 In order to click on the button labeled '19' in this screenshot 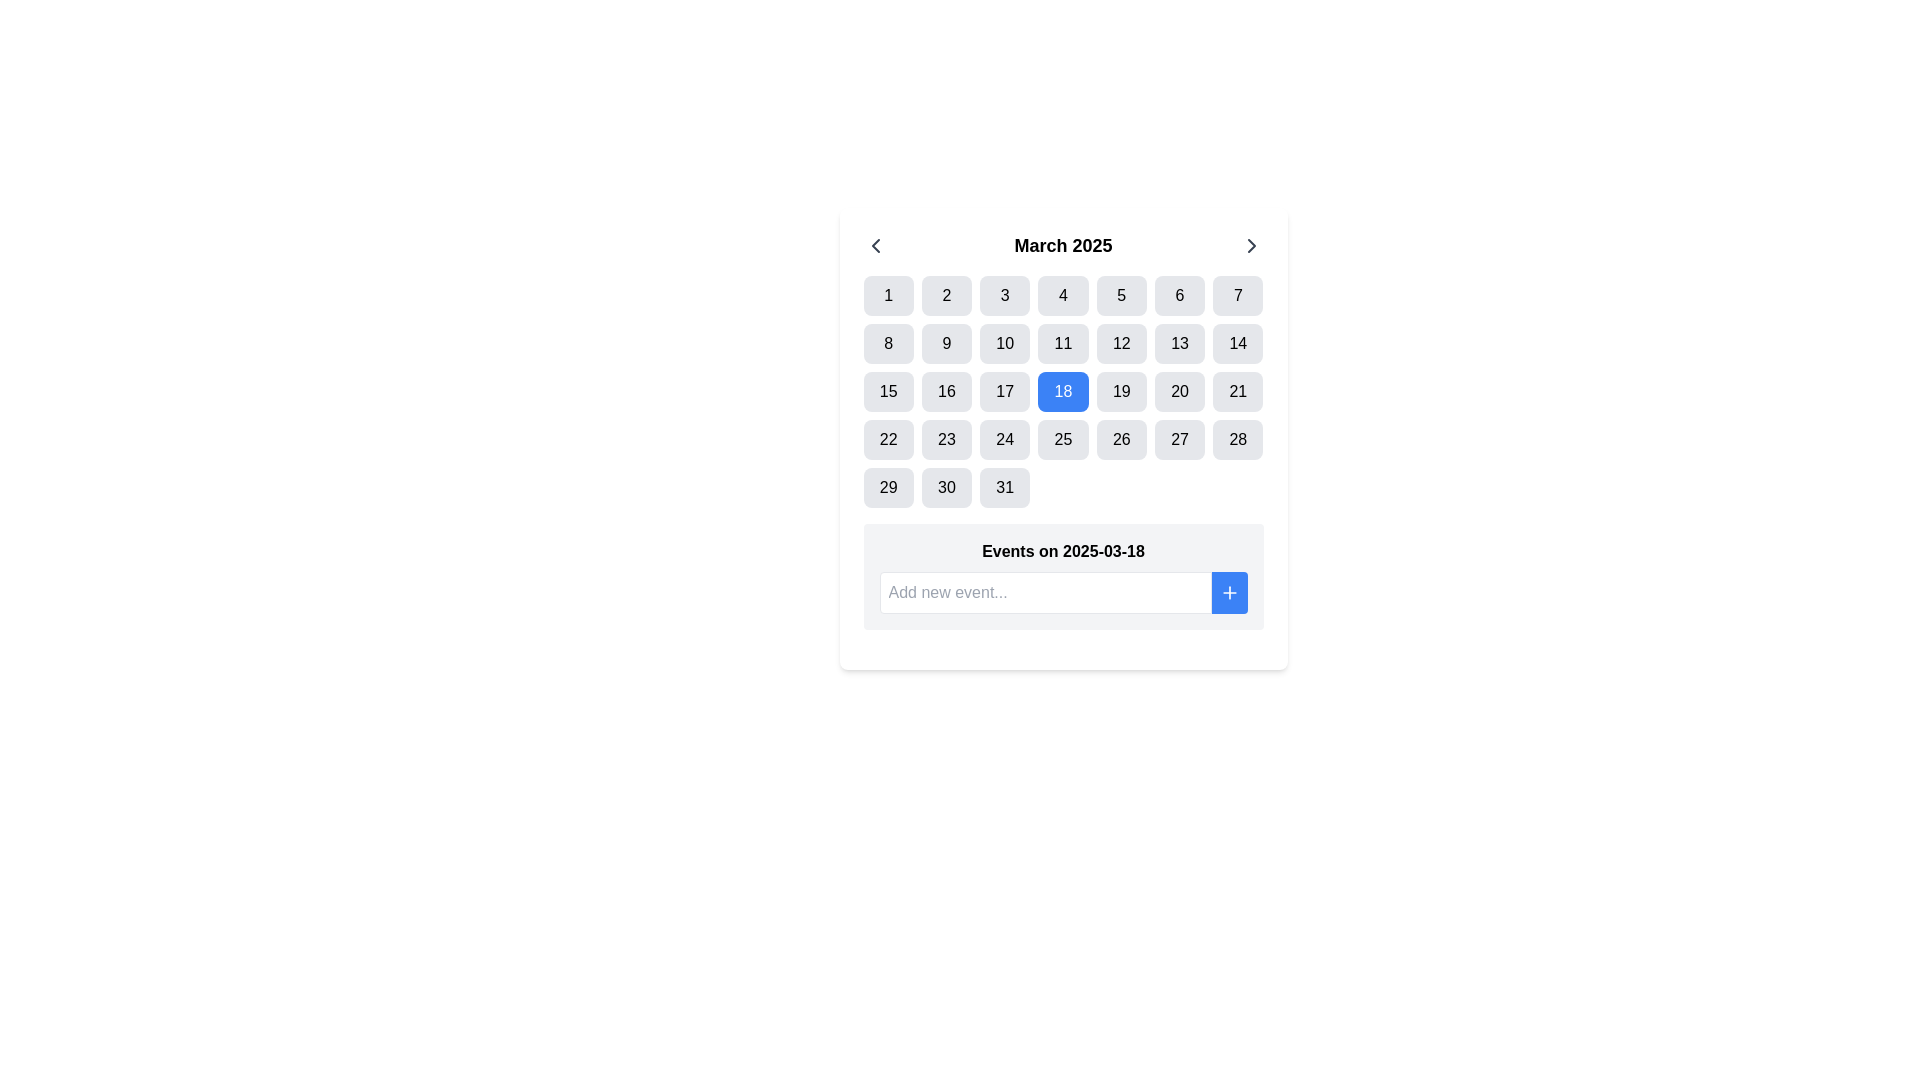, I will do `click(1121, 392)`.